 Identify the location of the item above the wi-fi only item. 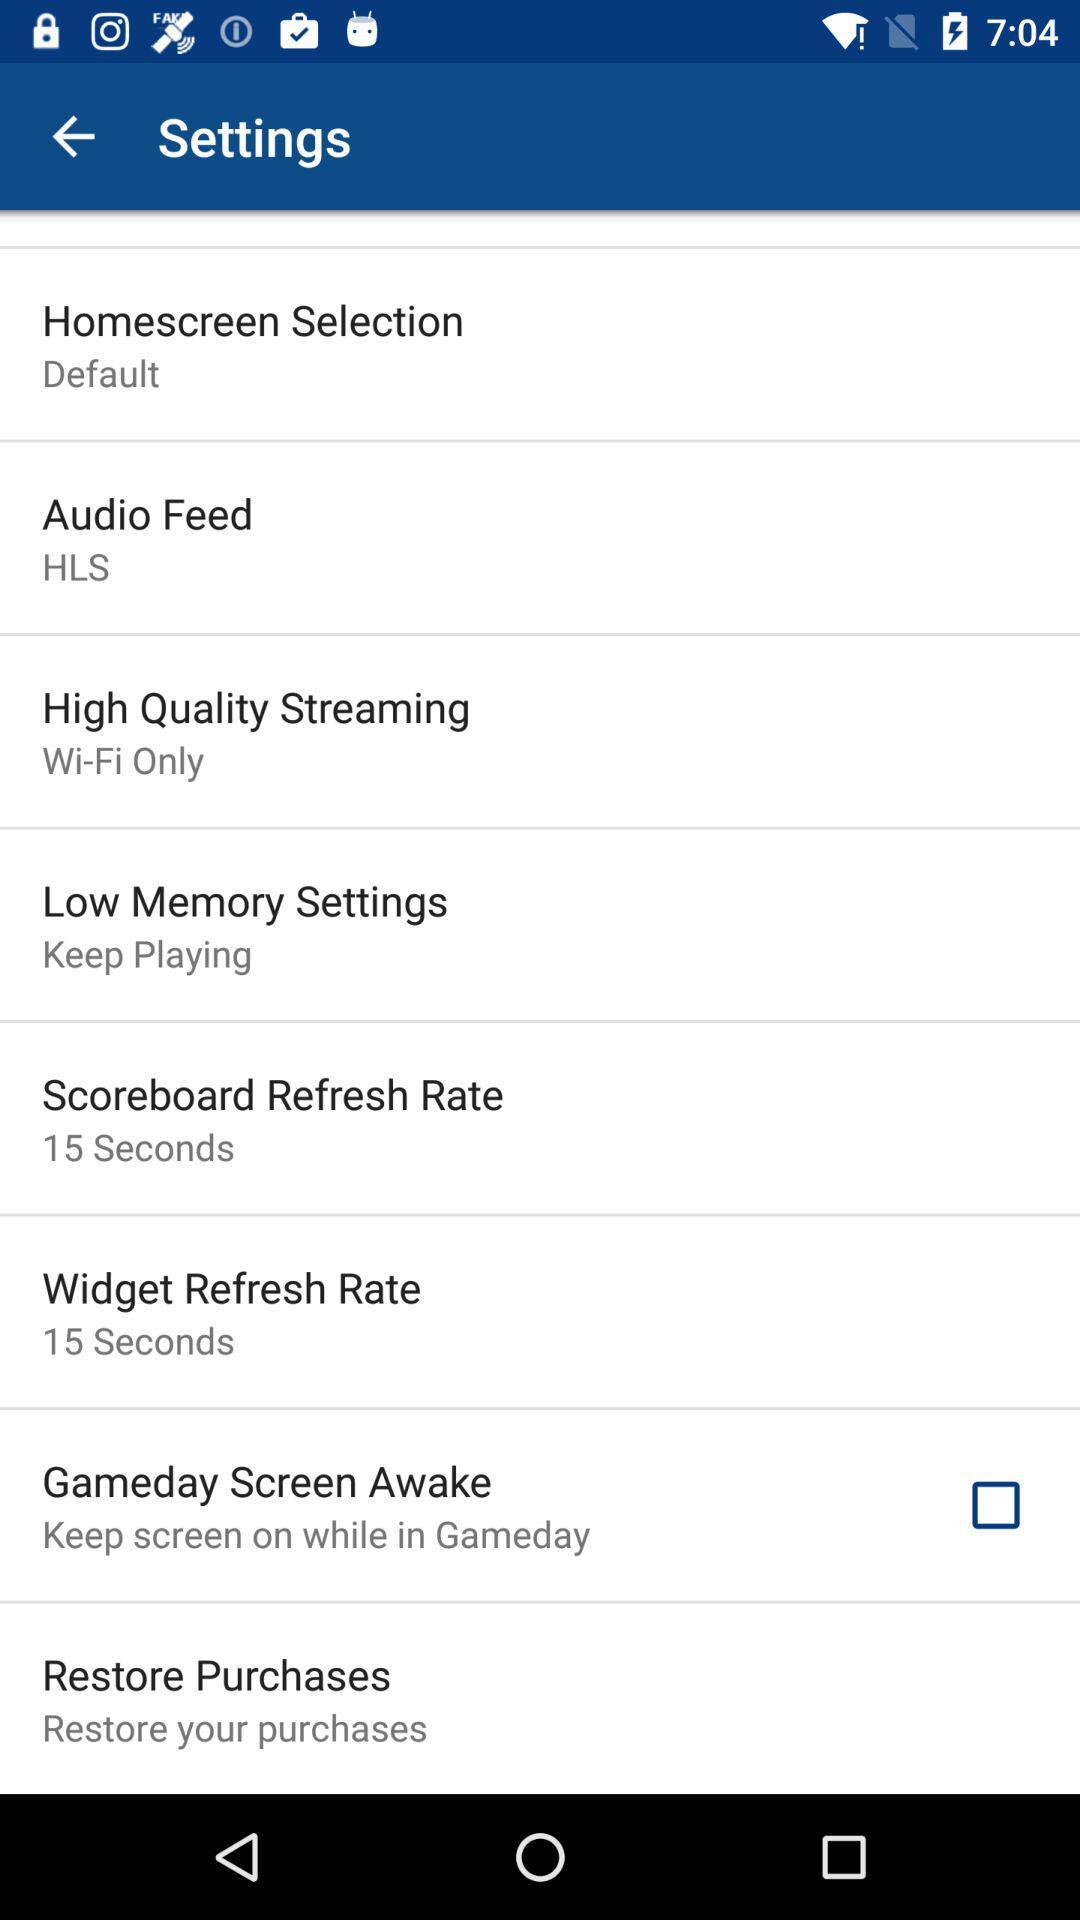
(255, 706).